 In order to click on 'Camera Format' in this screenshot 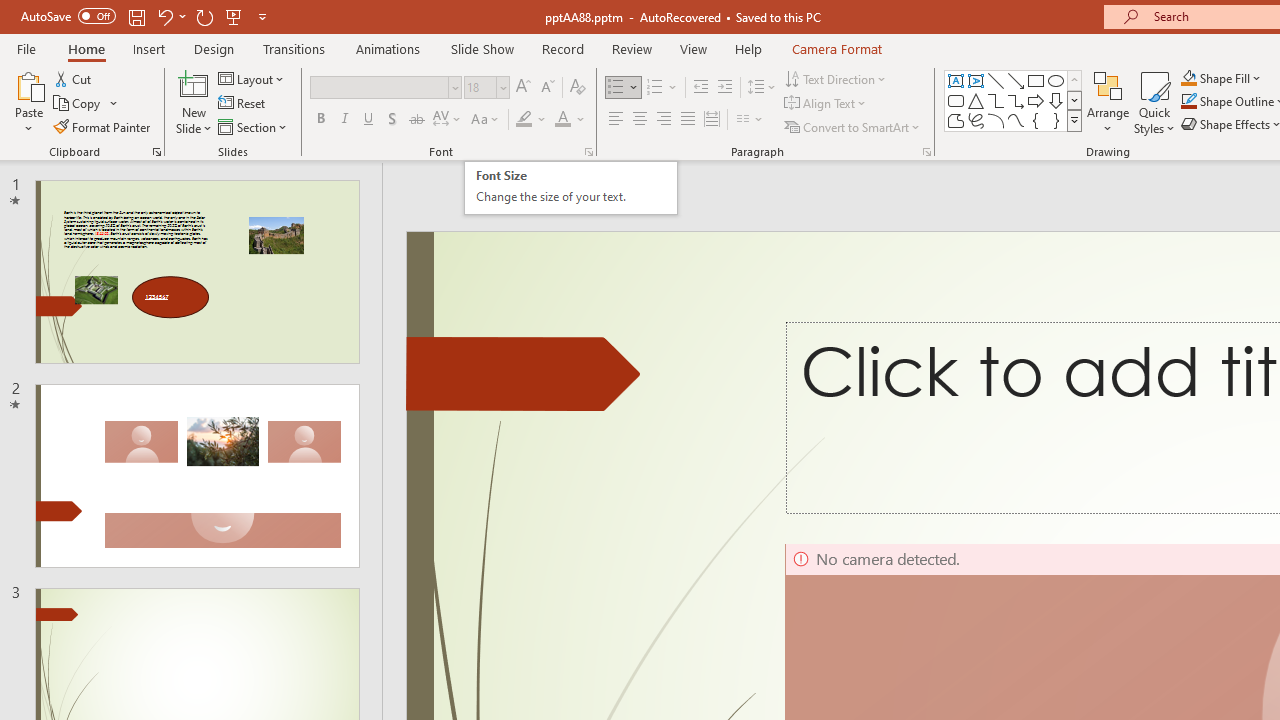, I will do `click(837, 48)`.